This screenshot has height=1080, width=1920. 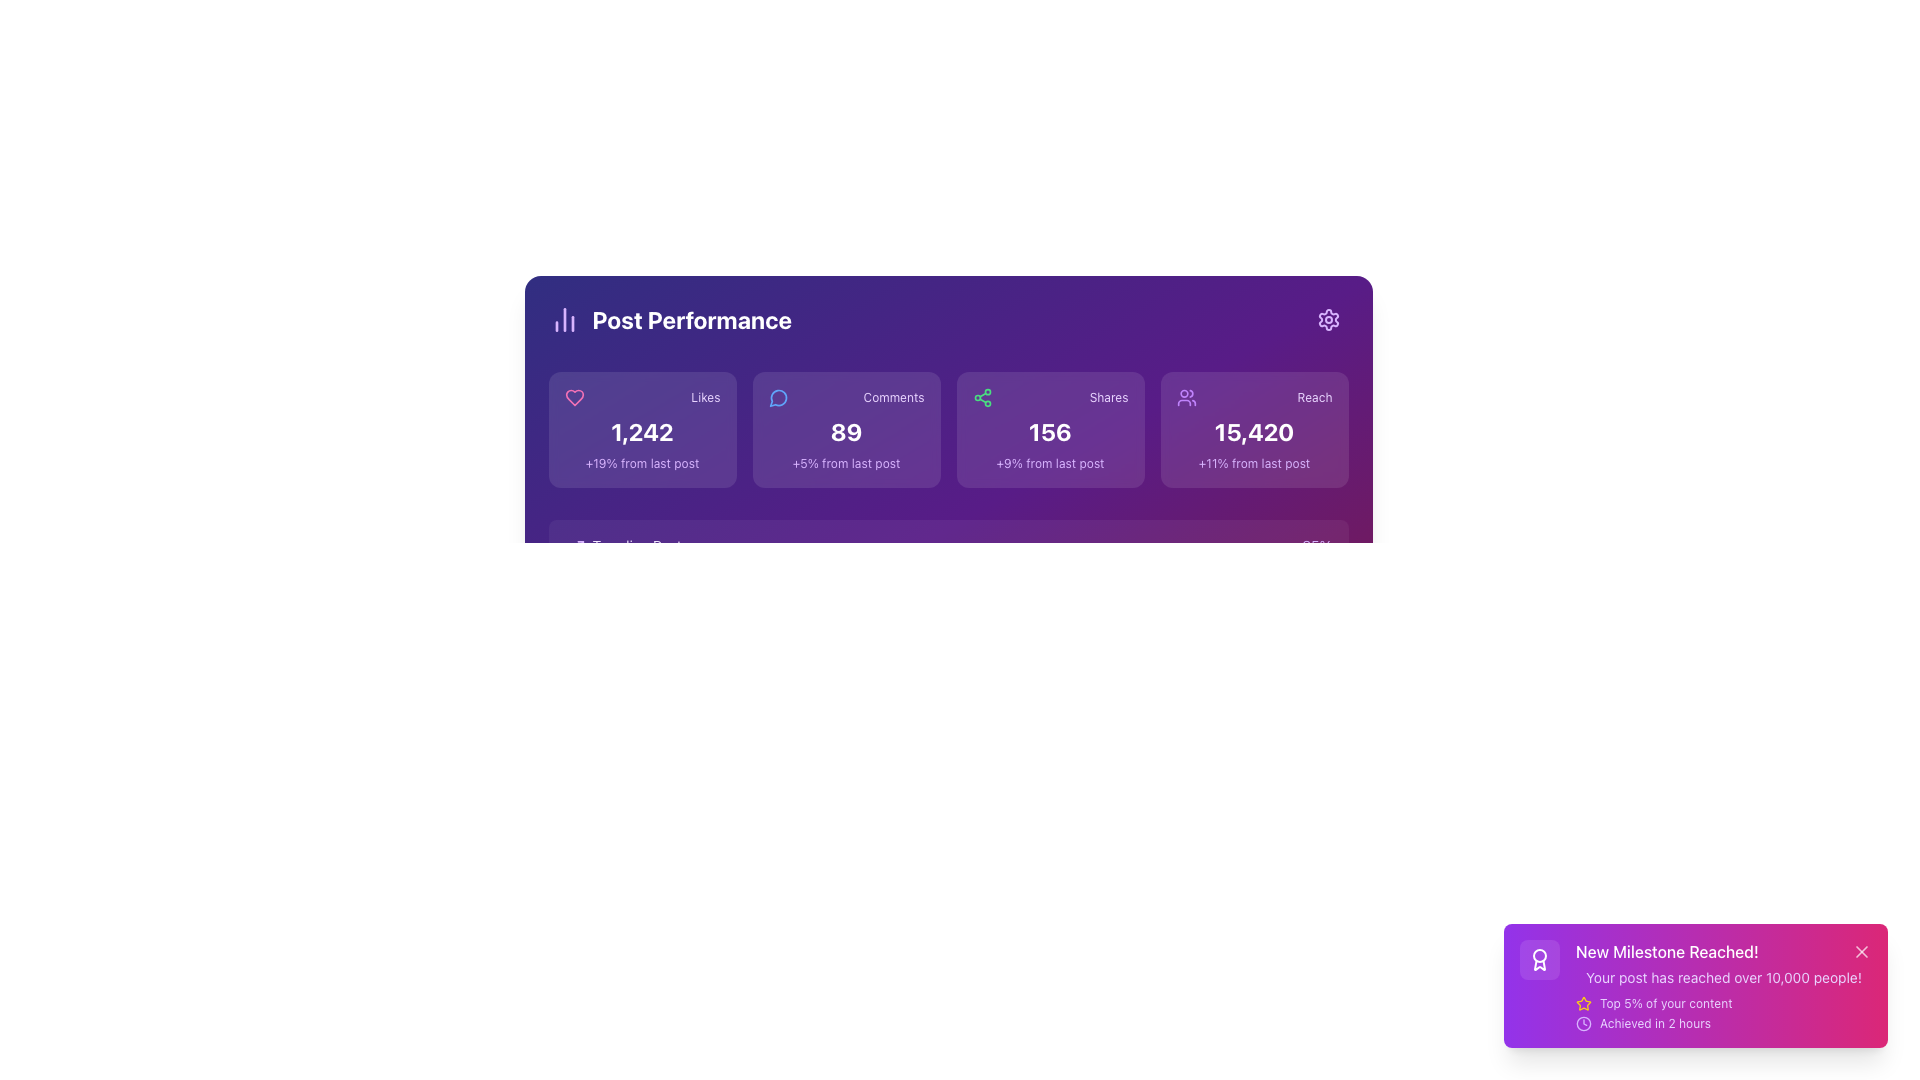 What do you see at coordinates (1315, 397) in the screenshot?
I see `the small text label reading 'reach' styled in a purple font, located at the top-right of the fifth statistic card labeled 'Reach', above the numerical statistic of 15,420` at bounding box center [1315, 397].